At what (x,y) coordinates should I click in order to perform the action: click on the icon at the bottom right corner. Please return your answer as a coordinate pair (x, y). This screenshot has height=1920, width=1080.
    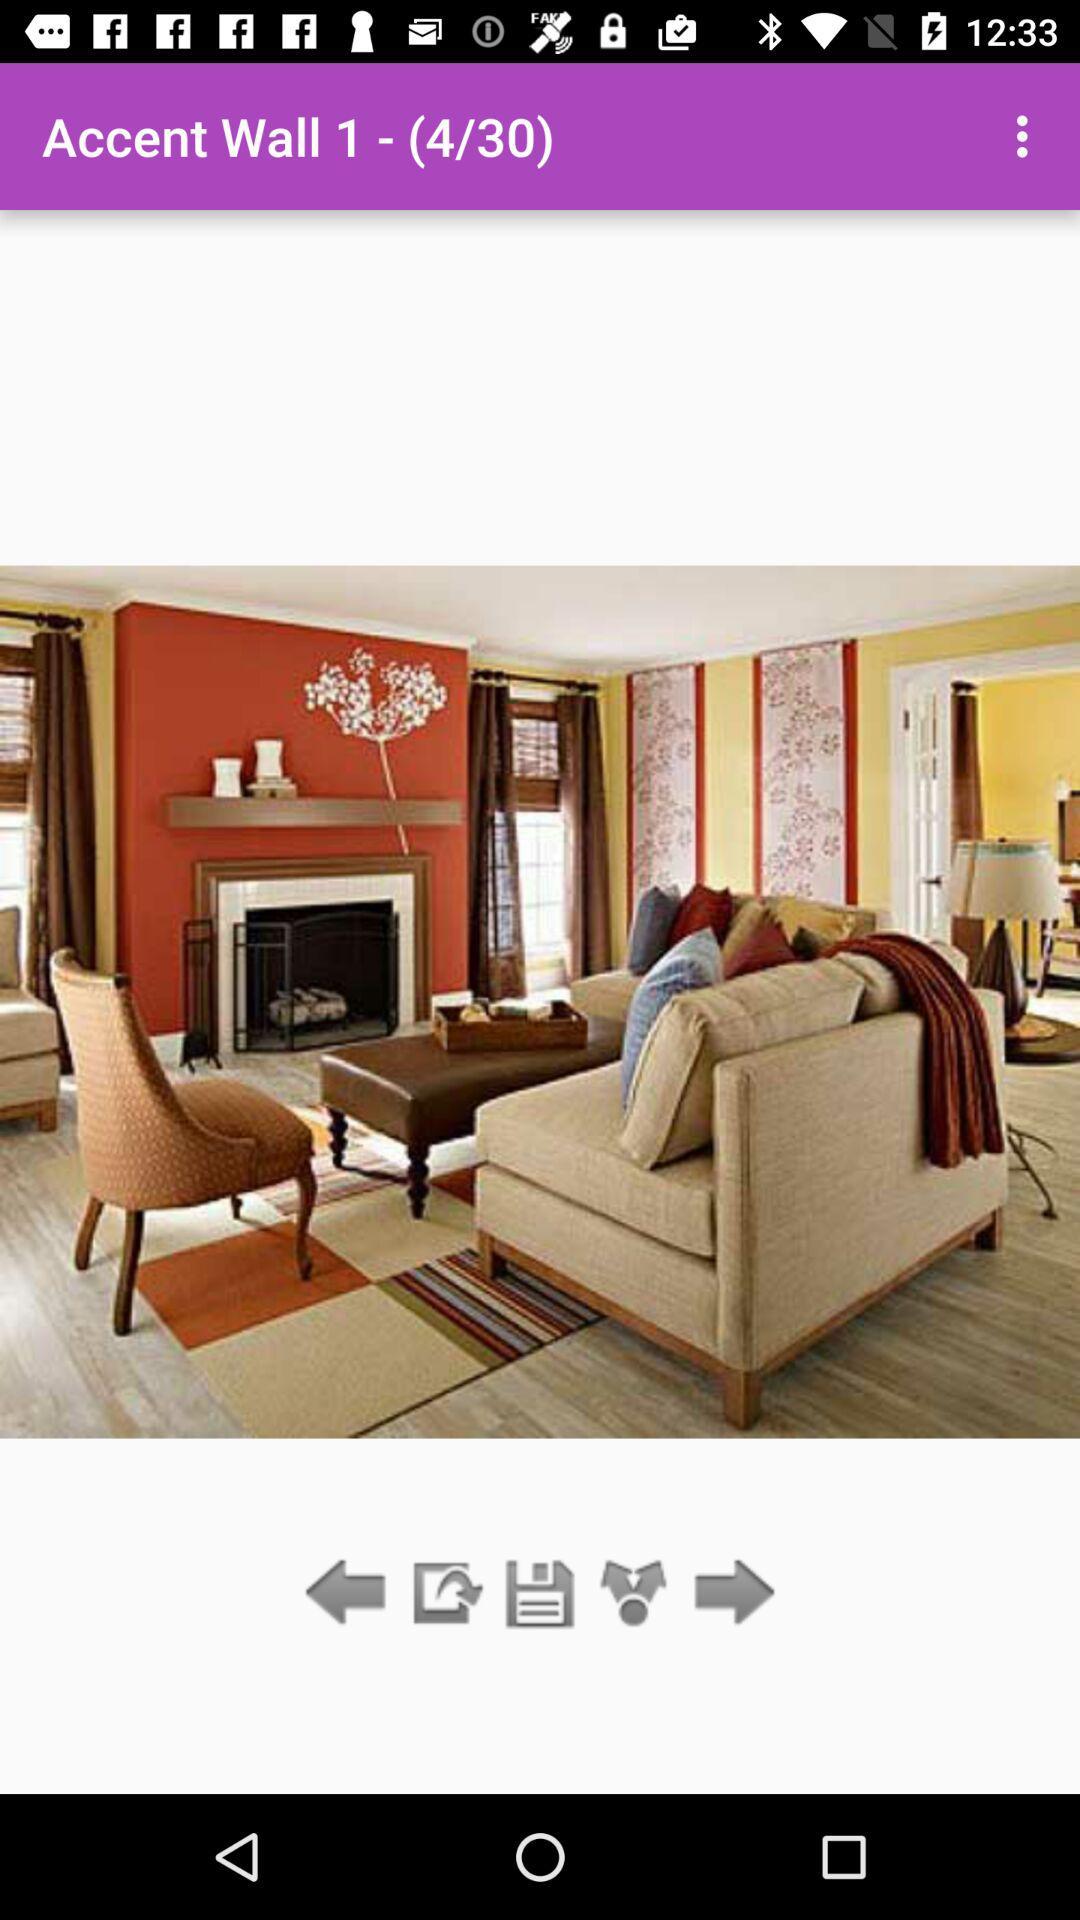
    Looking at the image, I should click on (729, 1593).